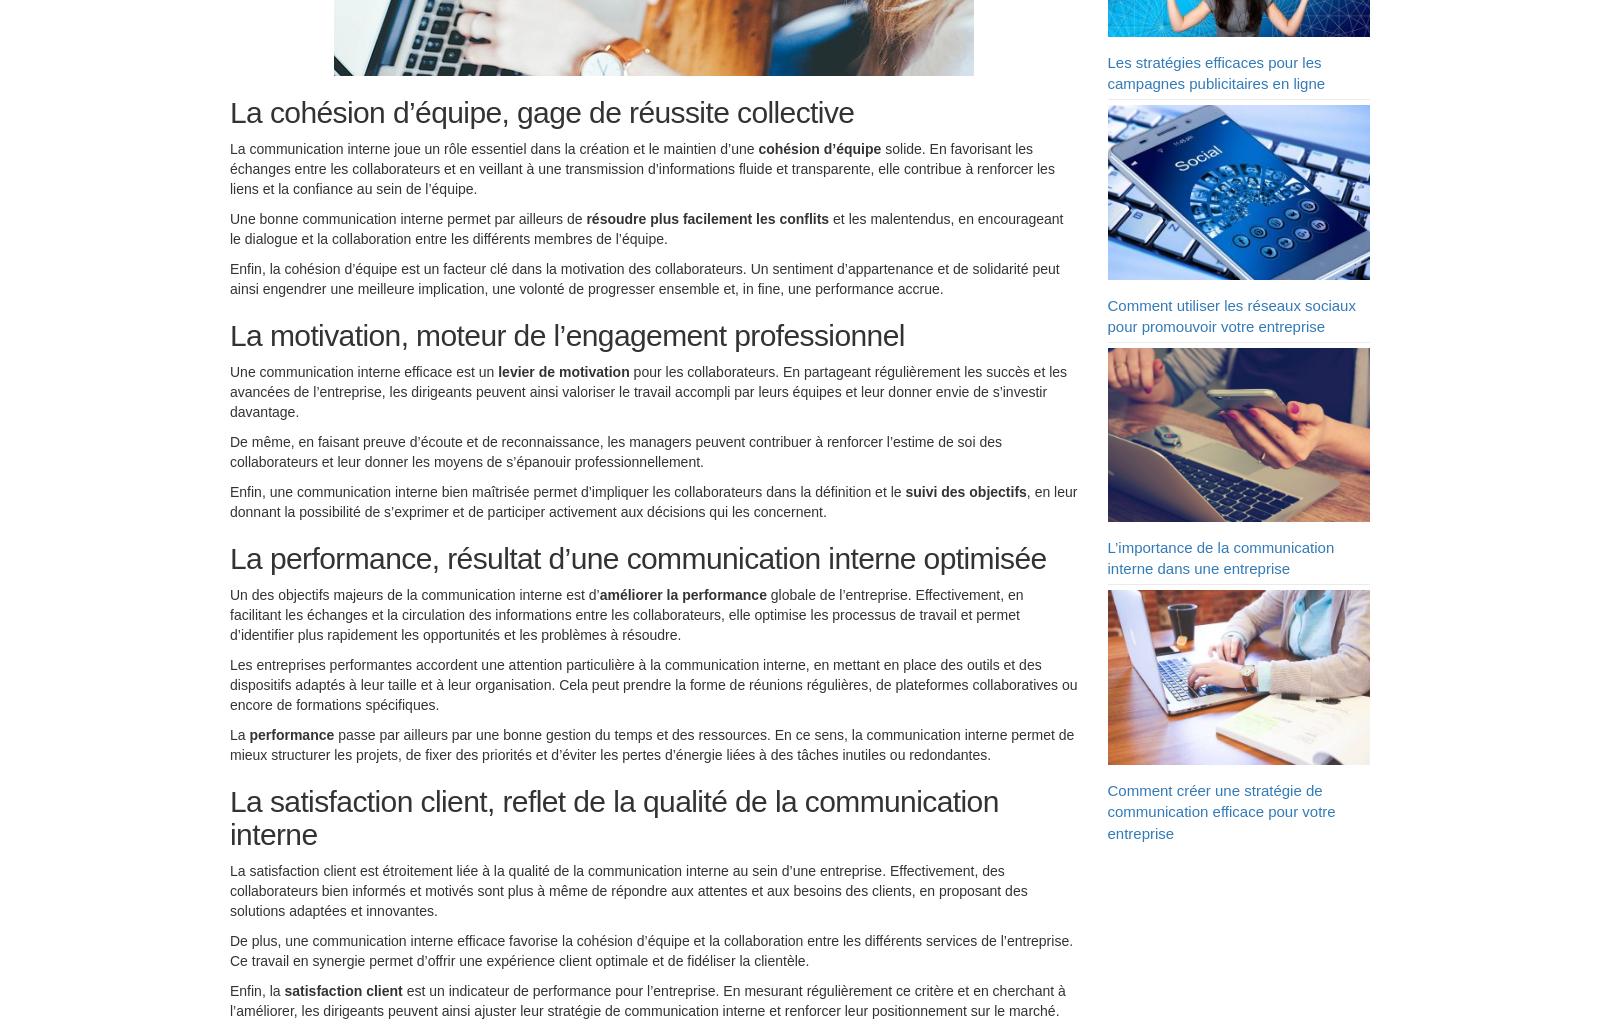 The image size is (1600, 1030). I want to click on 'améliorer la performance', so click(682, 599).